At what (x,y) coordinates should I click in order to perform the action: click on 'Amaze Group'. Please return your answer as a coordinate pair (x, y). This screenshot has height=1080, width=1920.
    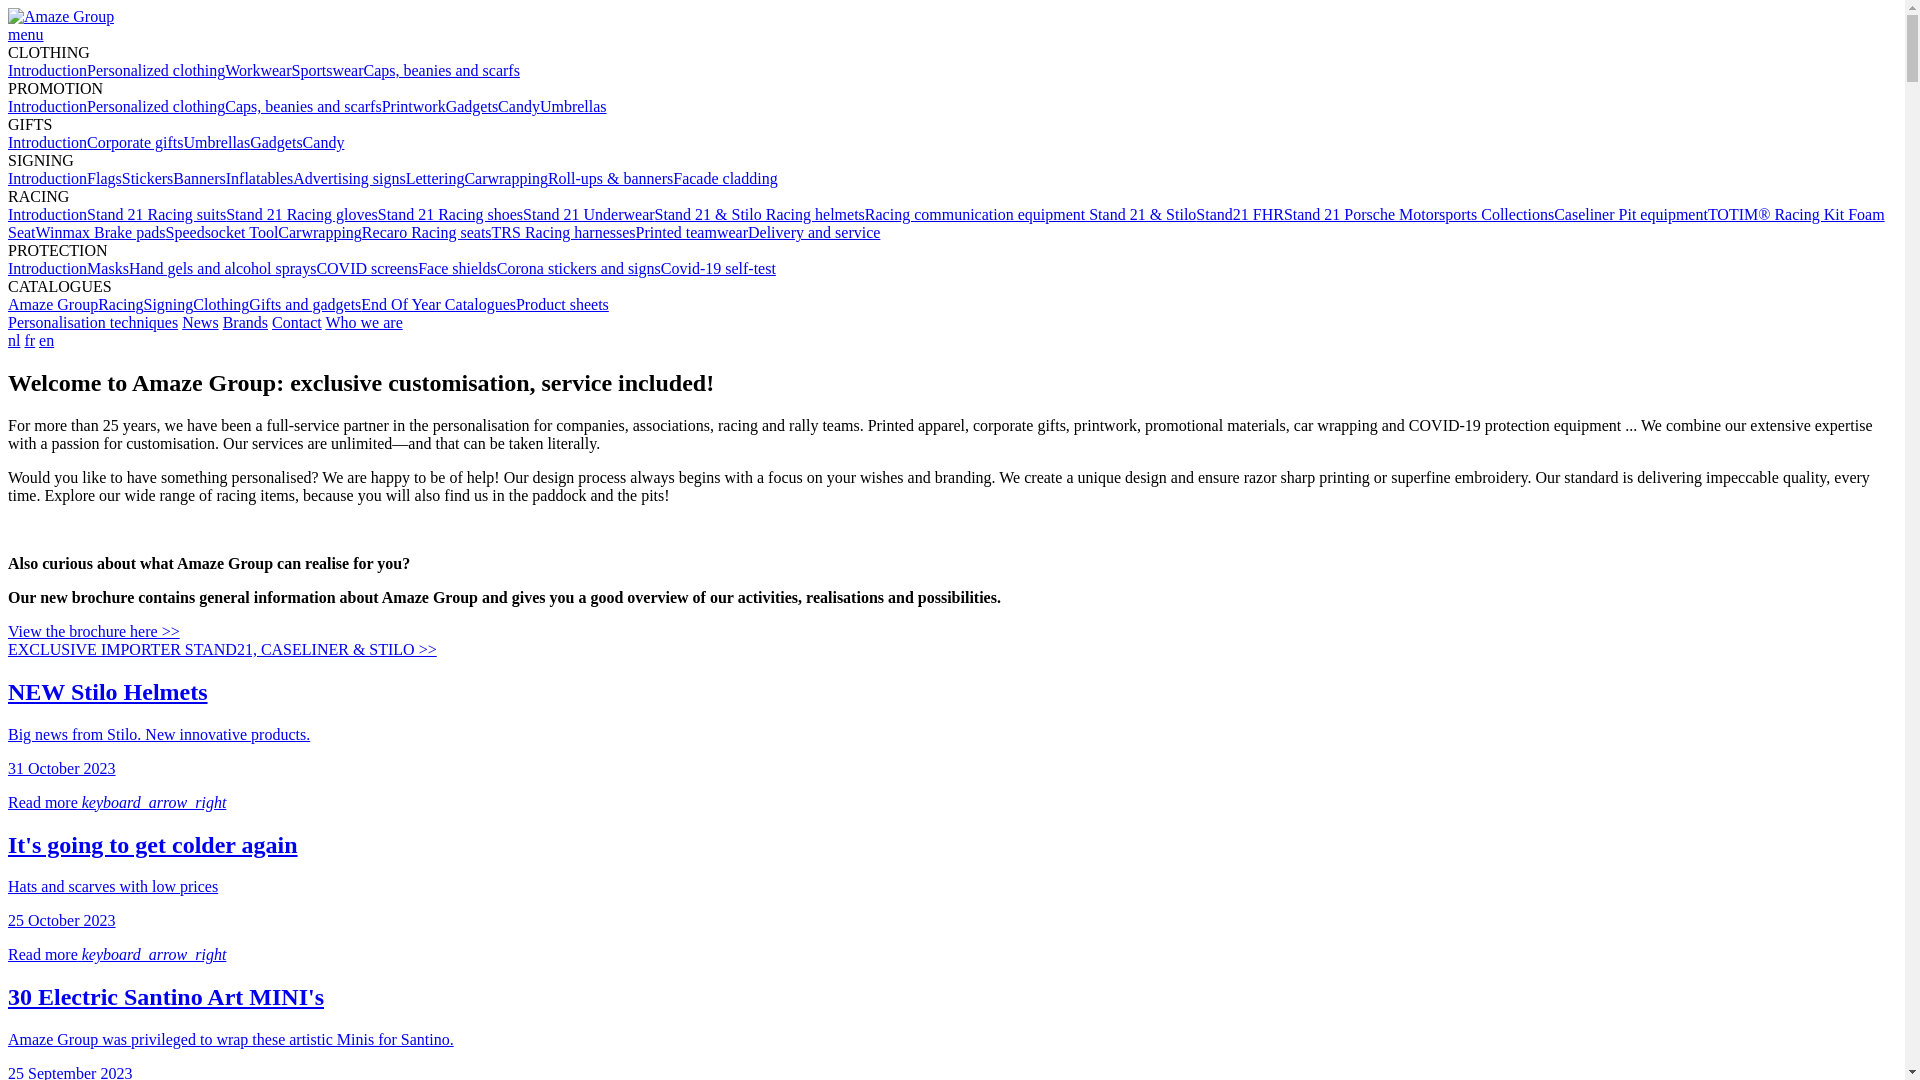
    Looking at the image, I should click on (61, 16).